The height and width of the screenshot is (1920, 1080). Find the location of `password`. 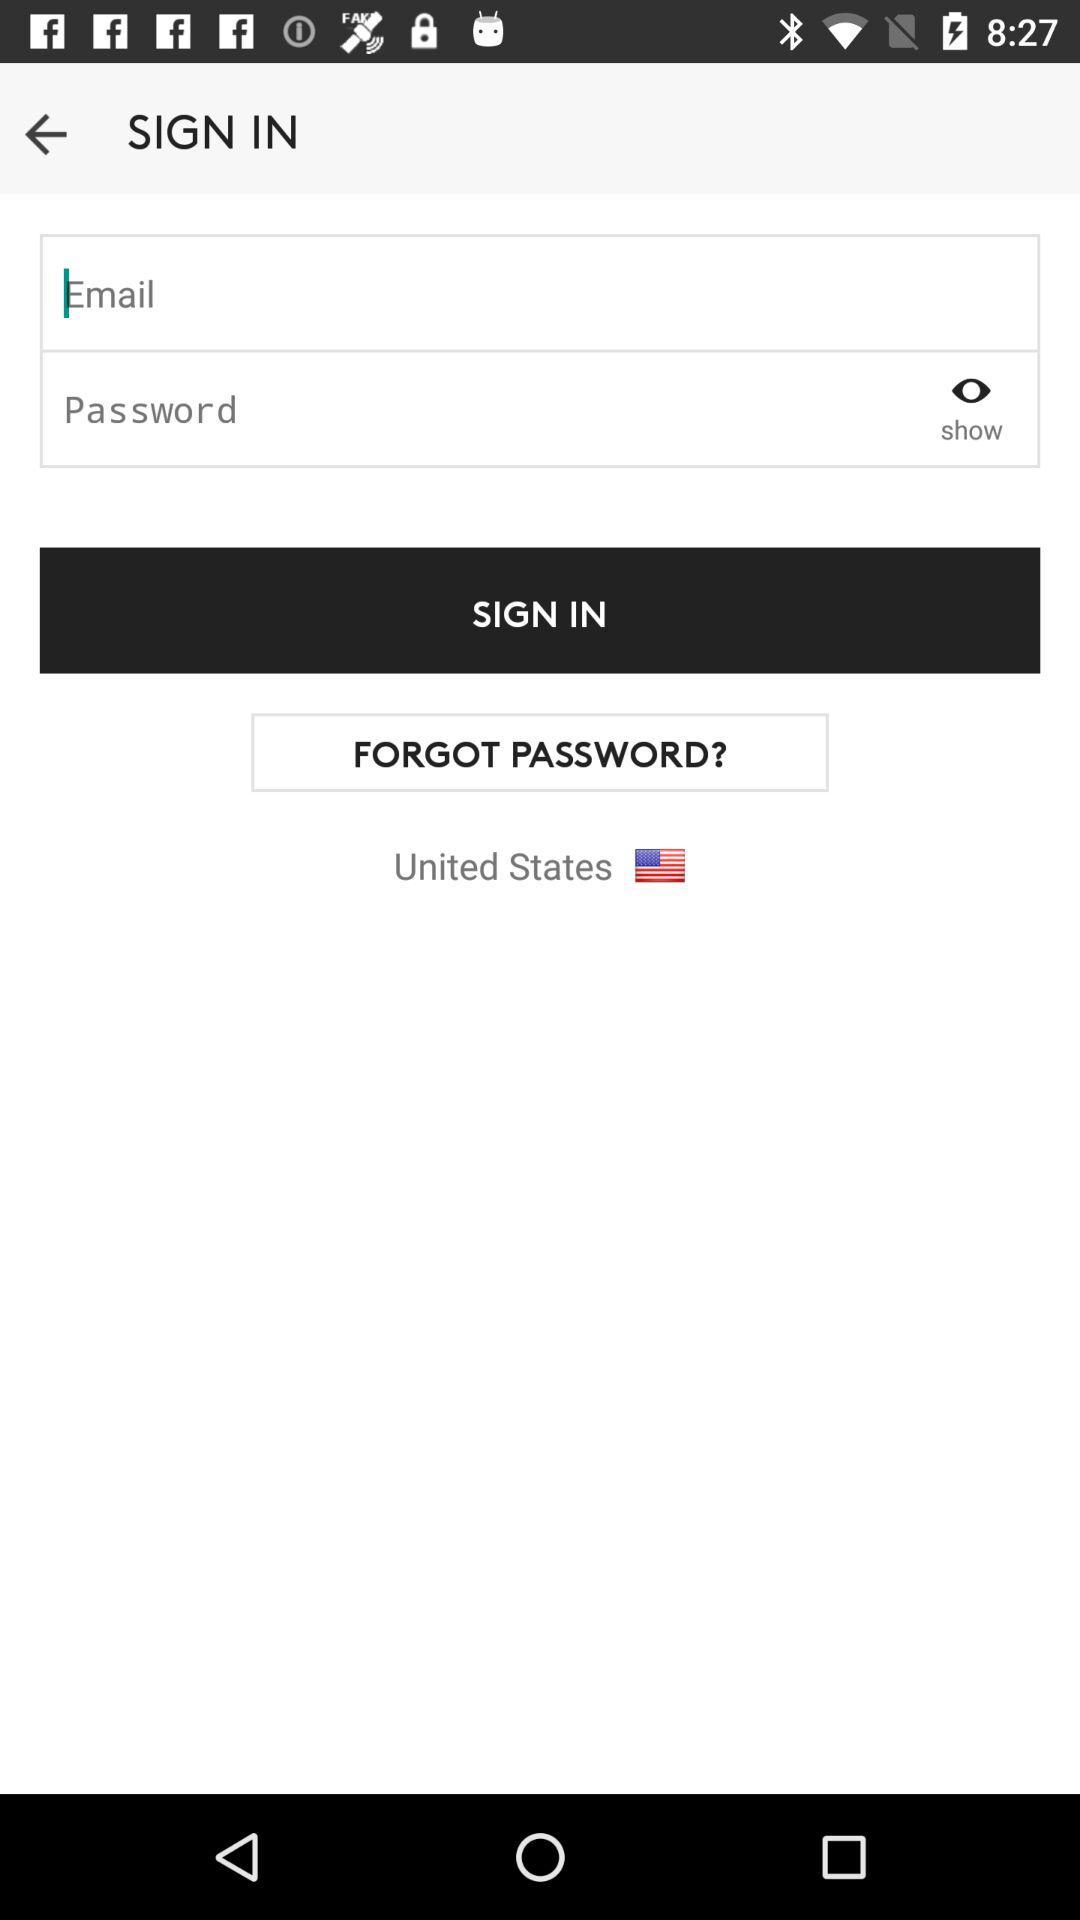

password is located at coordinates (474, 407).